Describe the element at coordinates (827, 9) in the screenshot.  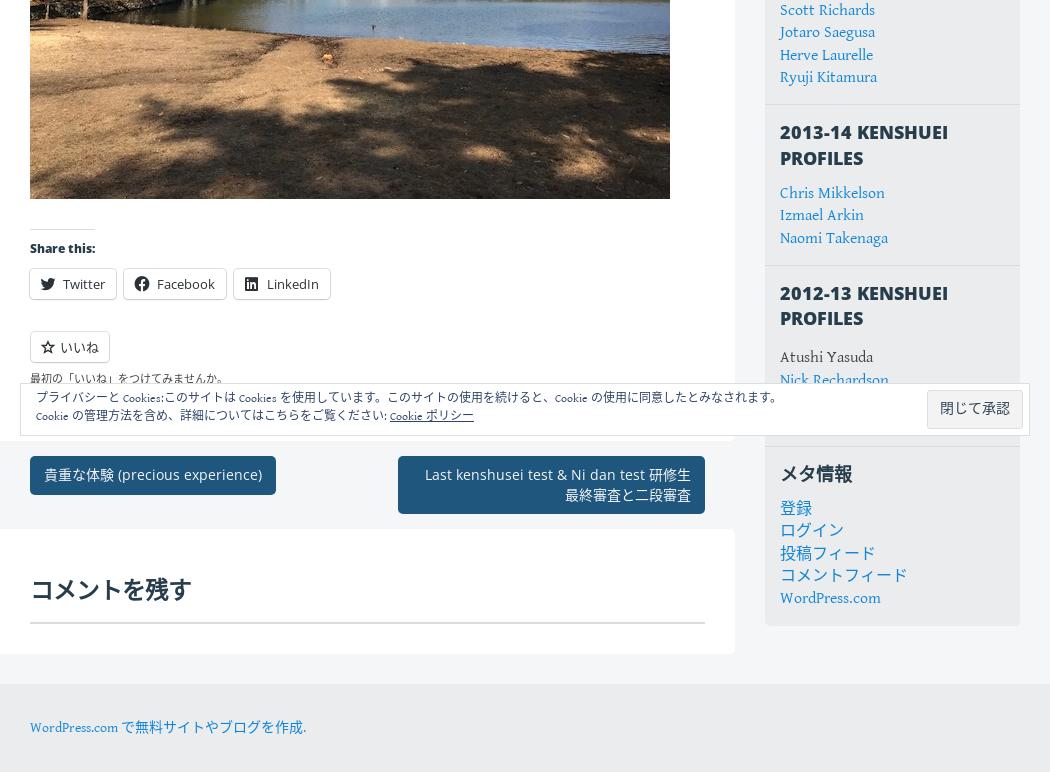
I see `'Scott Richards'` at that location.